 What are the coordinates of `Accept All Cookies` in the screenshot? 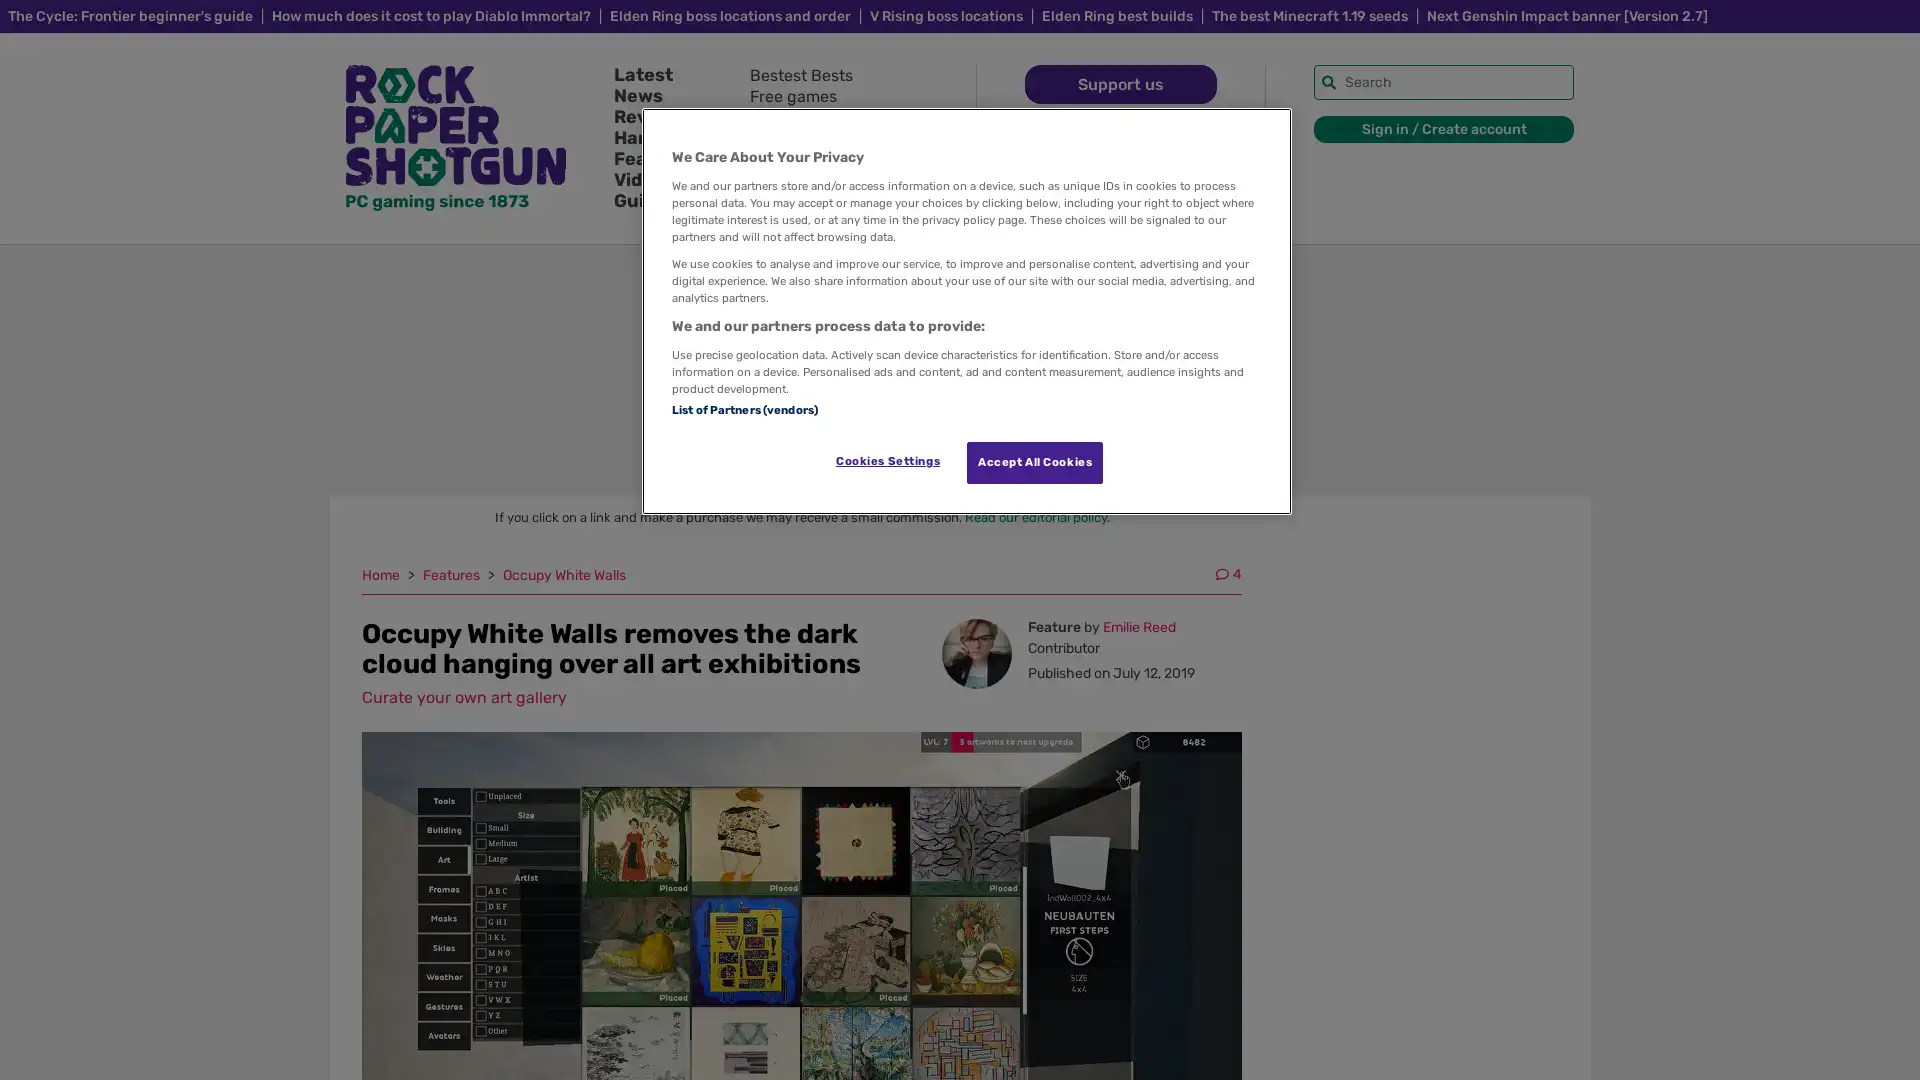 It's located at (1035, 462).